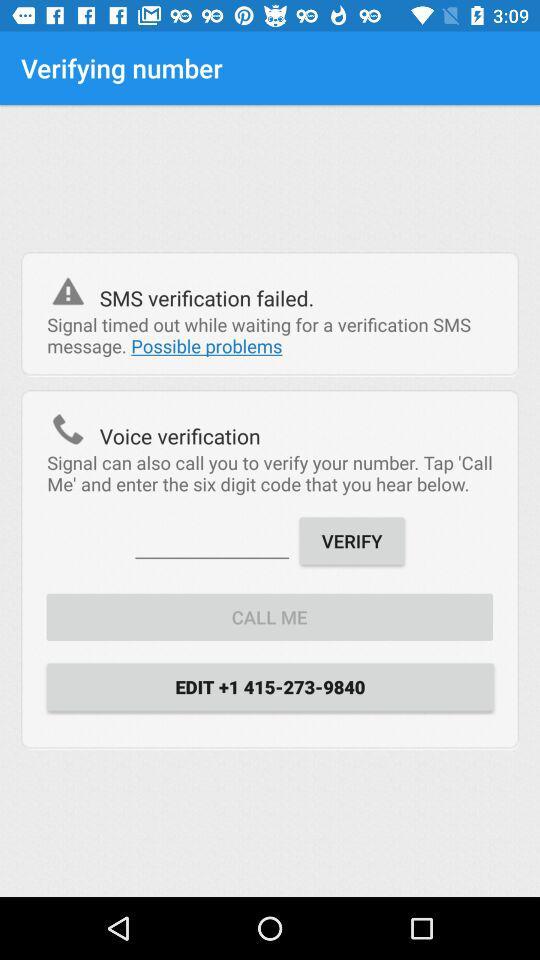 Image resolution: width=540 pixels, height=960 pixels. What do you see at coordinates (270, 686) in the screenshot?
I see `icon below the call me` at bounding box center [270, 686].